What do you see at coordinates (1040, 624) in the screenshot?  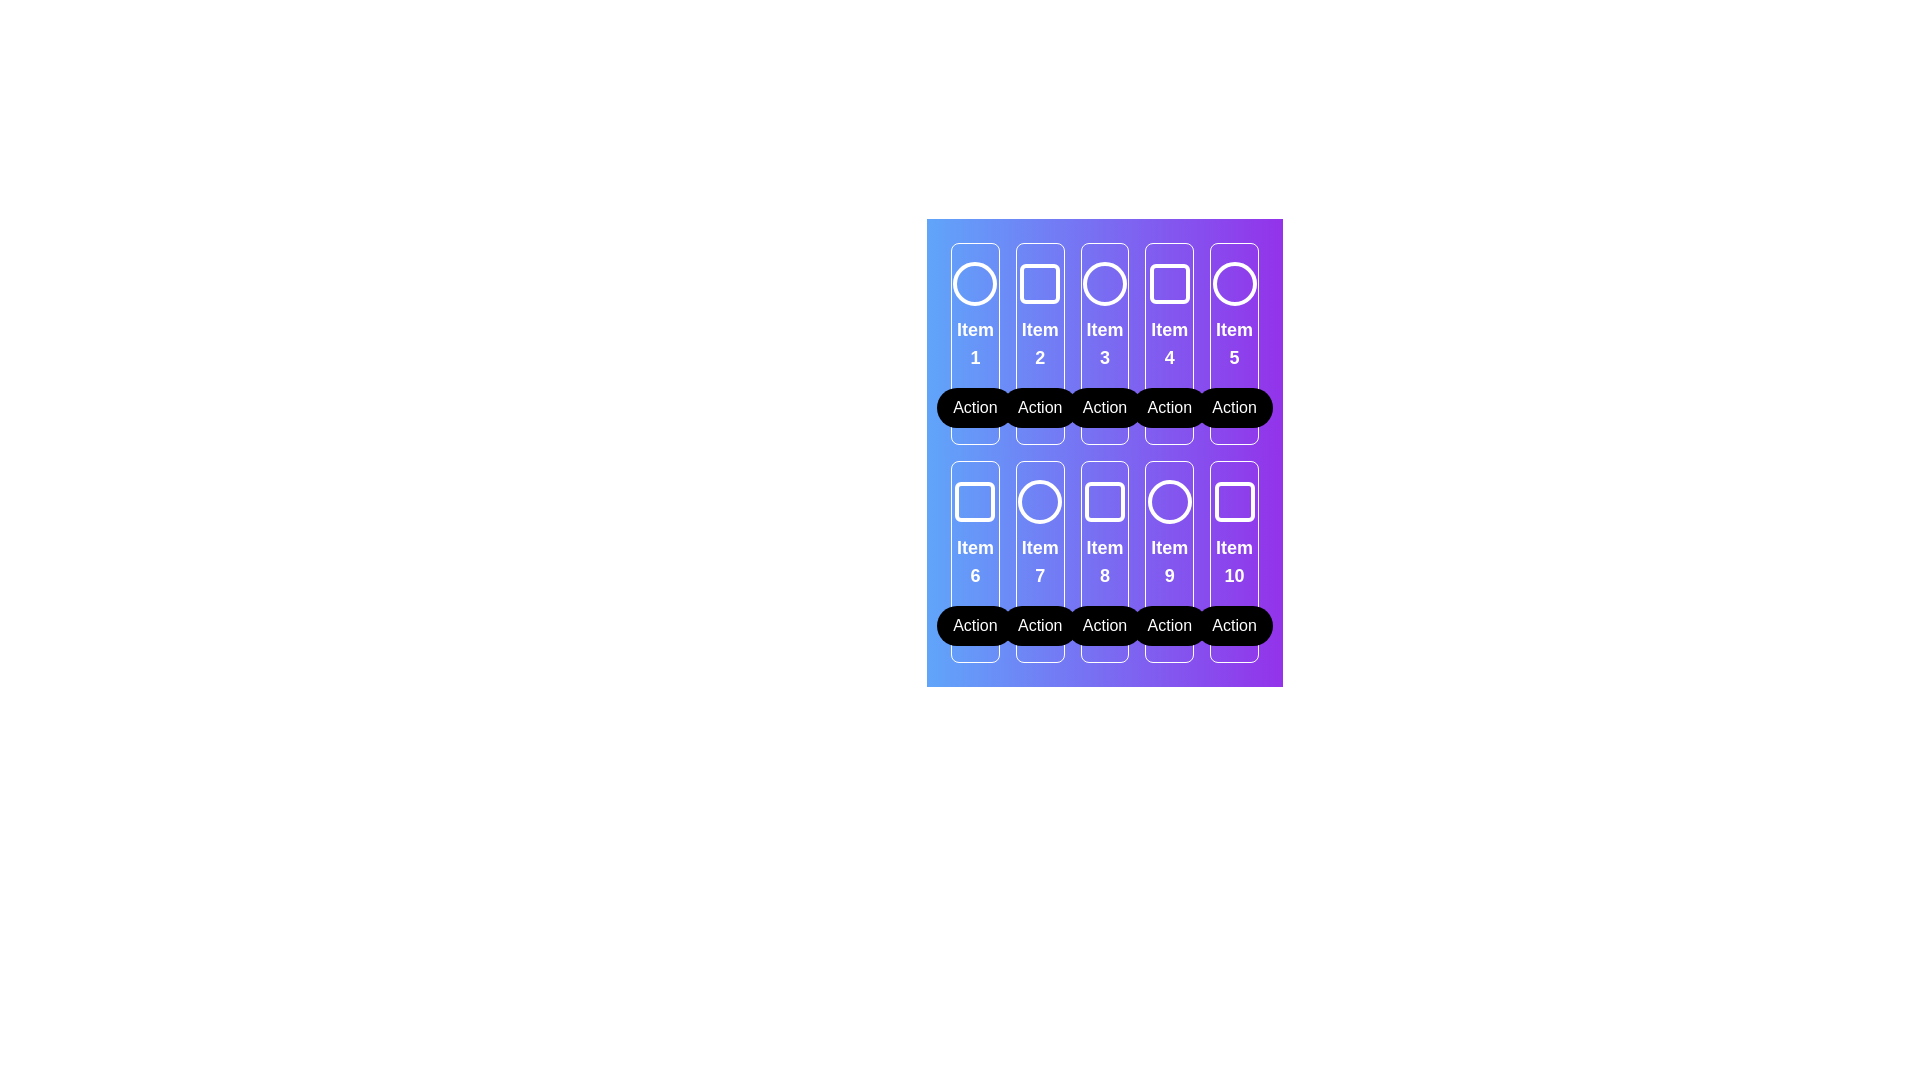 I see `the rounded-pill button labeled 'Action' with a black background located within the card labeled 'Item 7', positioned directly below the label, to change its background color to gray` at bounding box center [1040, 624].